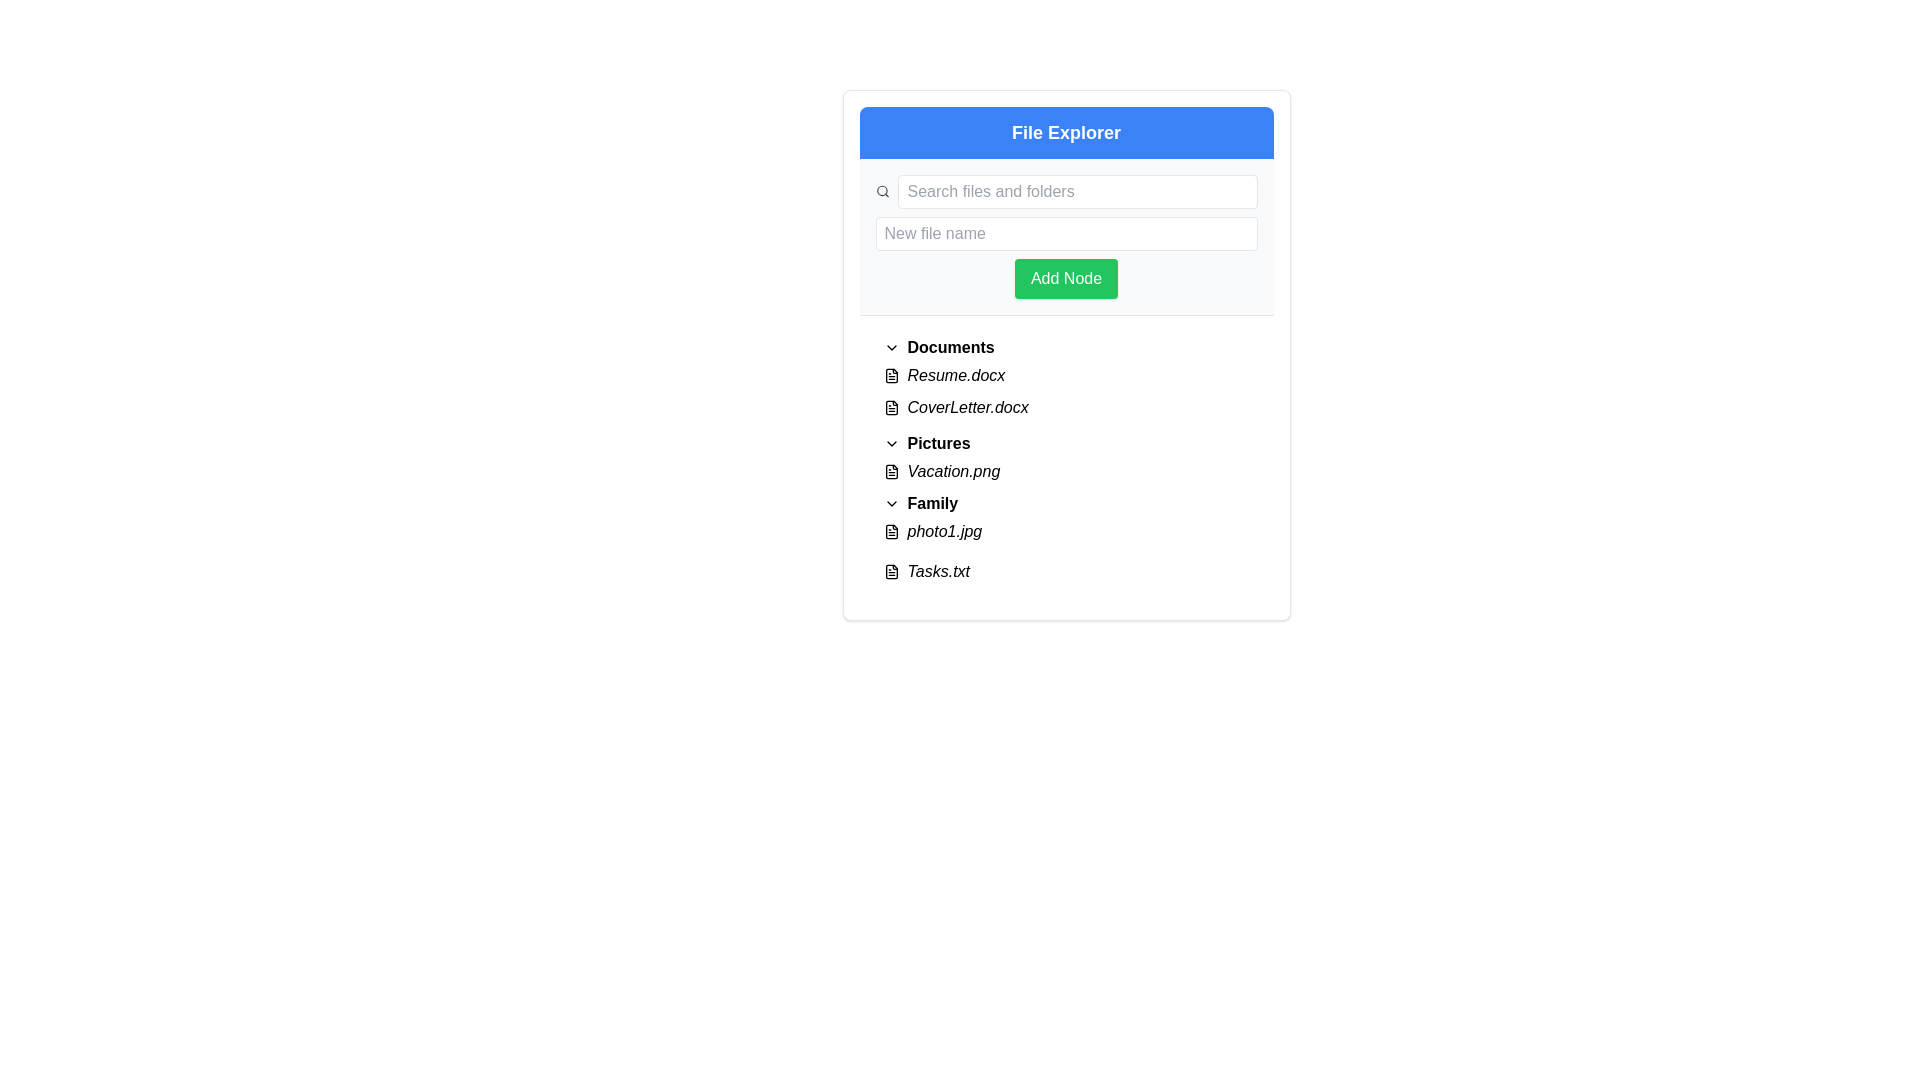 This screenshot has width=1920, height=1080. Describe the element at coordinates (1065, 132) in the screenshot. I see `the 'File Explorer' label, which is prominently displayed in bold white text on a blue rectangular header at the top of the file management interface` at that location.